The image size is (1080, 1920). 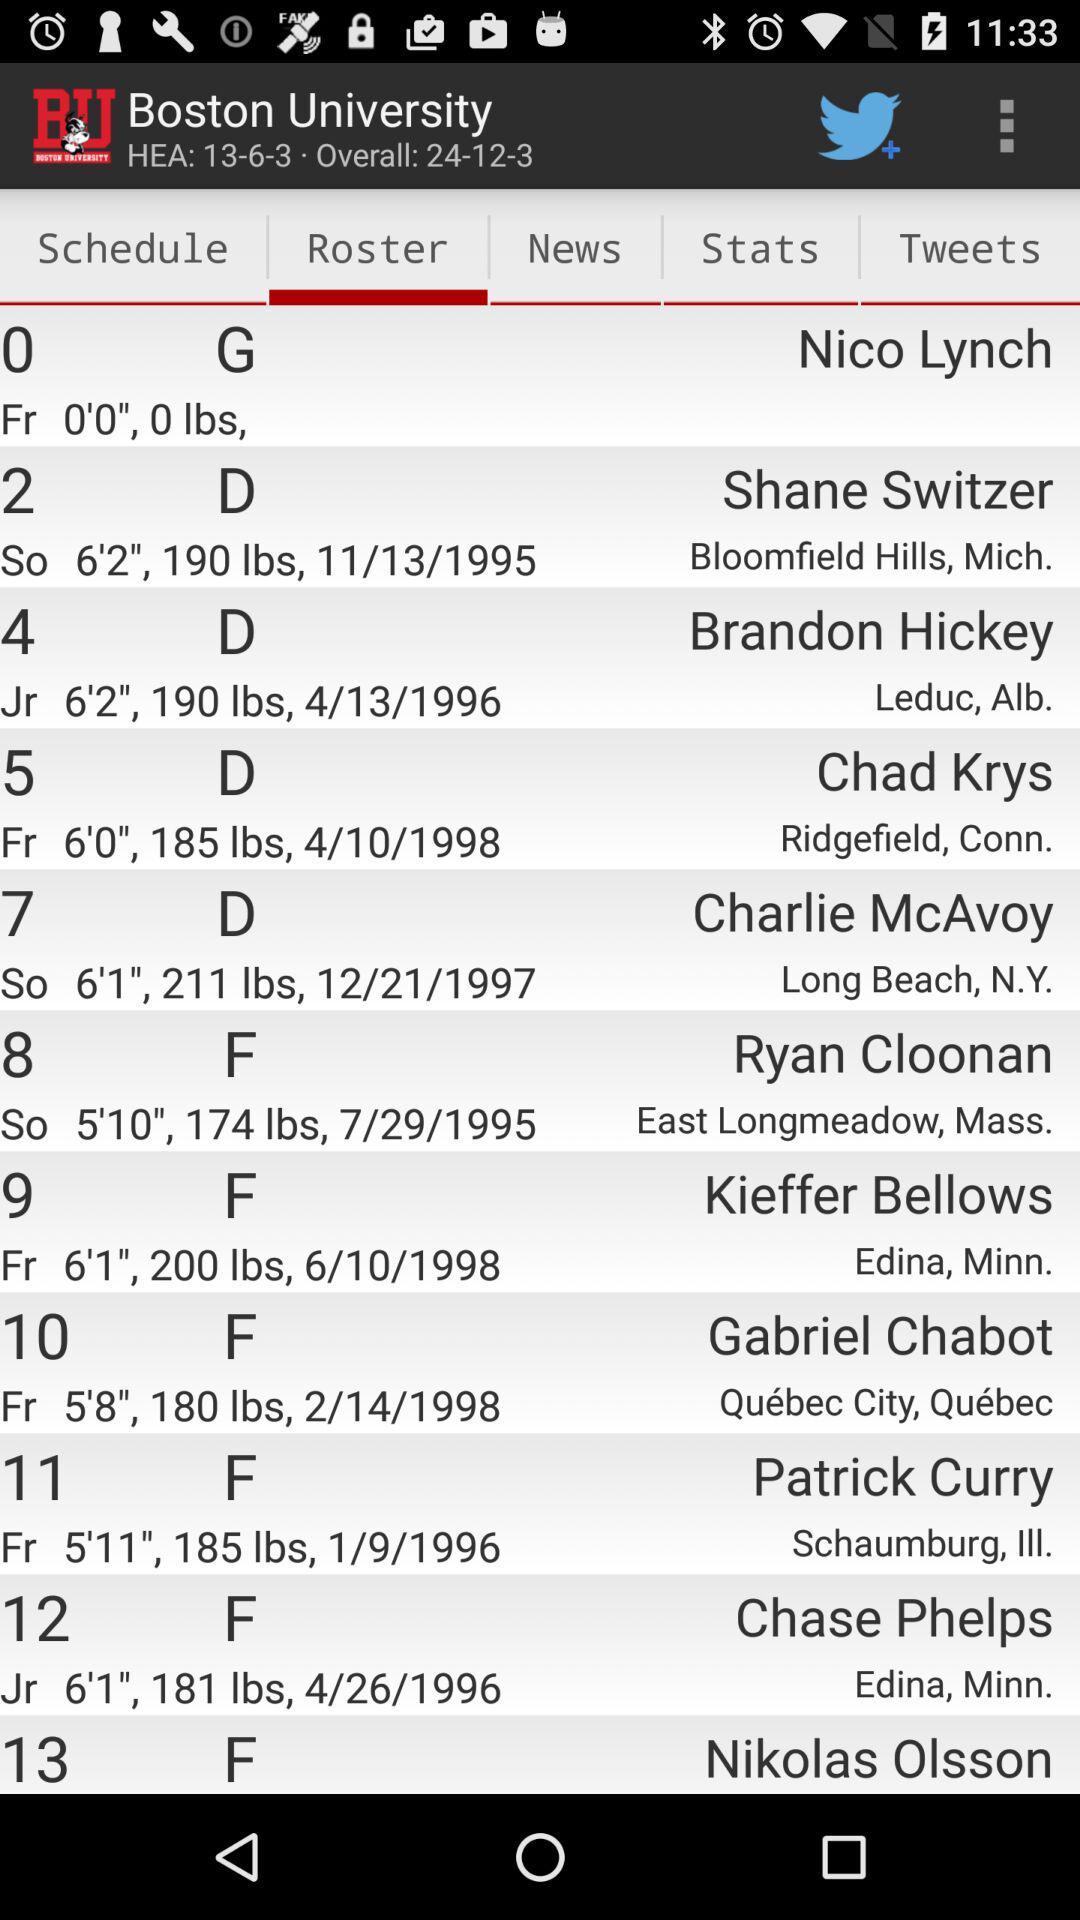 What do you see at coordinates (575, 246) in the screenshot?
I see `the item to the right of the roster icon` at bounding box center [575, 246].